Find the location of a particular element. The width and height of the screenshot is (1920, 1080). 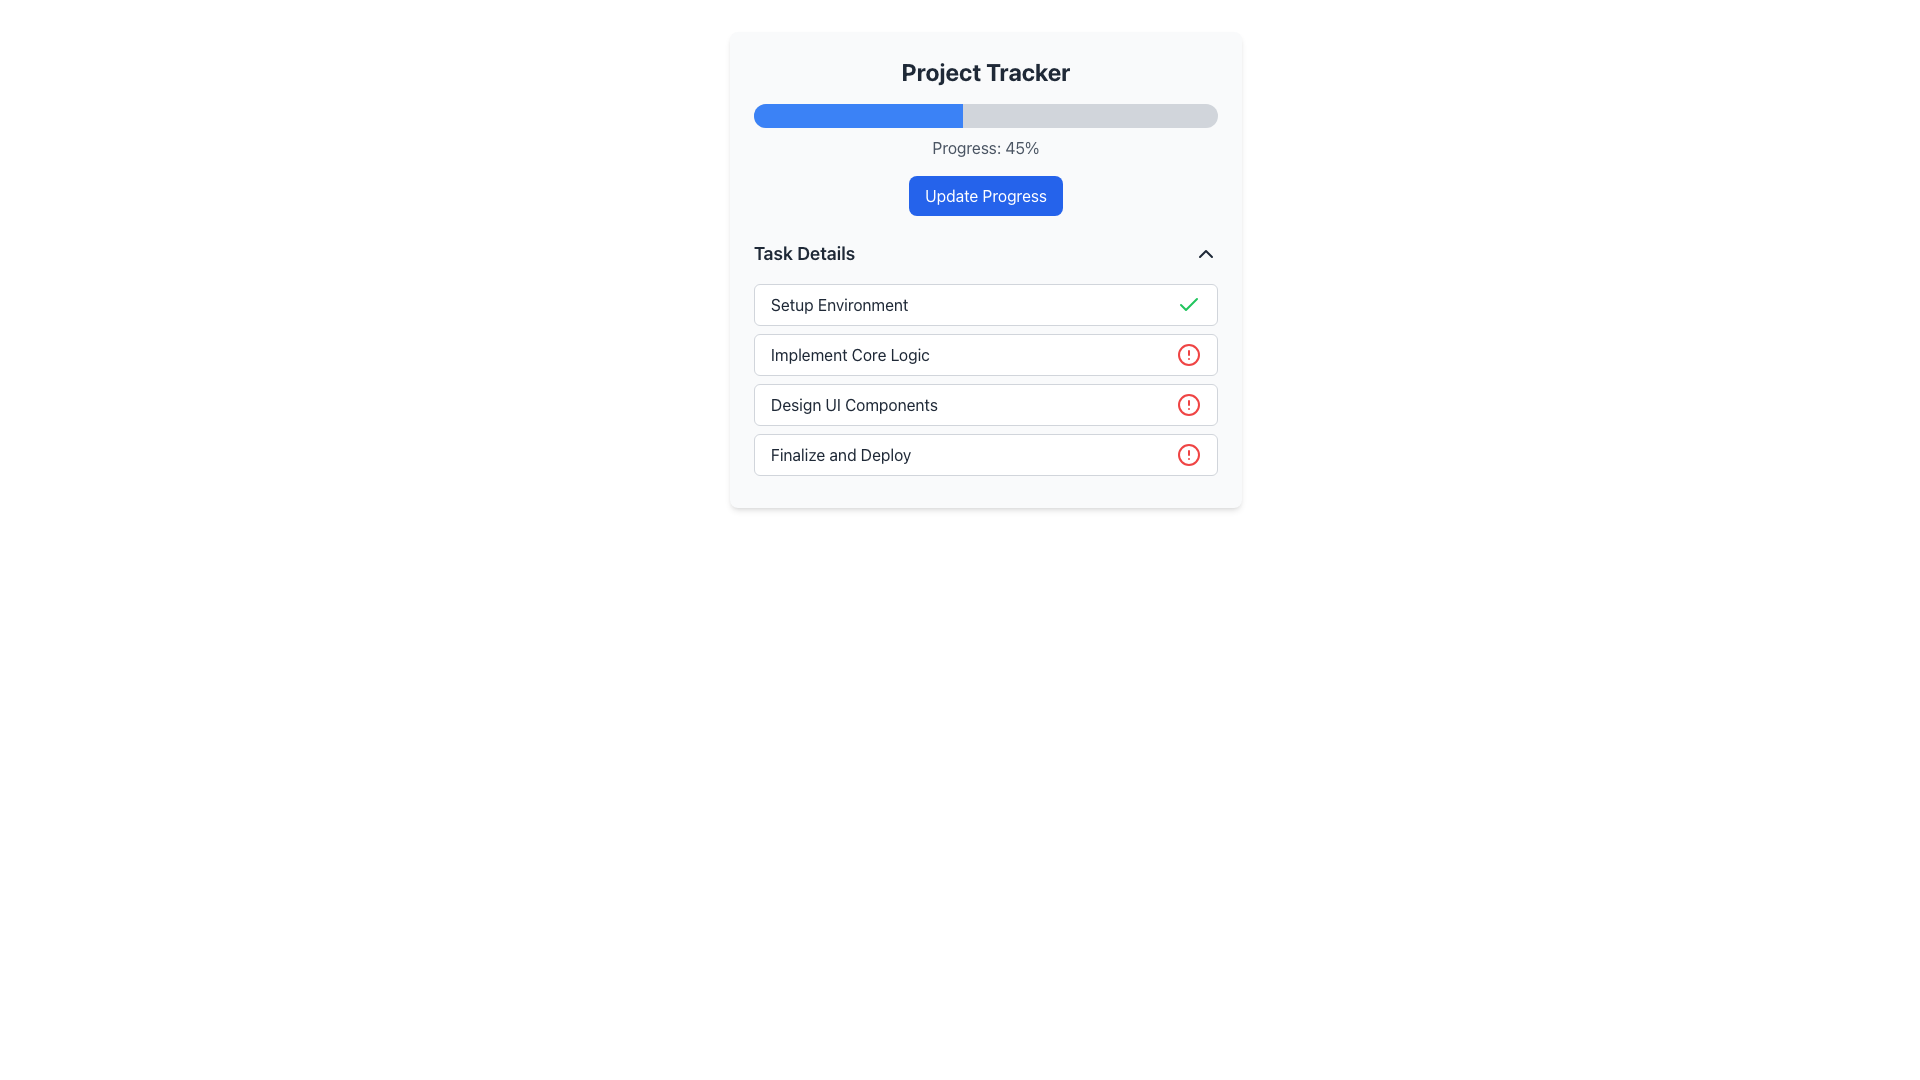

the static text label indicating the title of a task item within the 'Task Details' section is located at coordinates (841, 455).